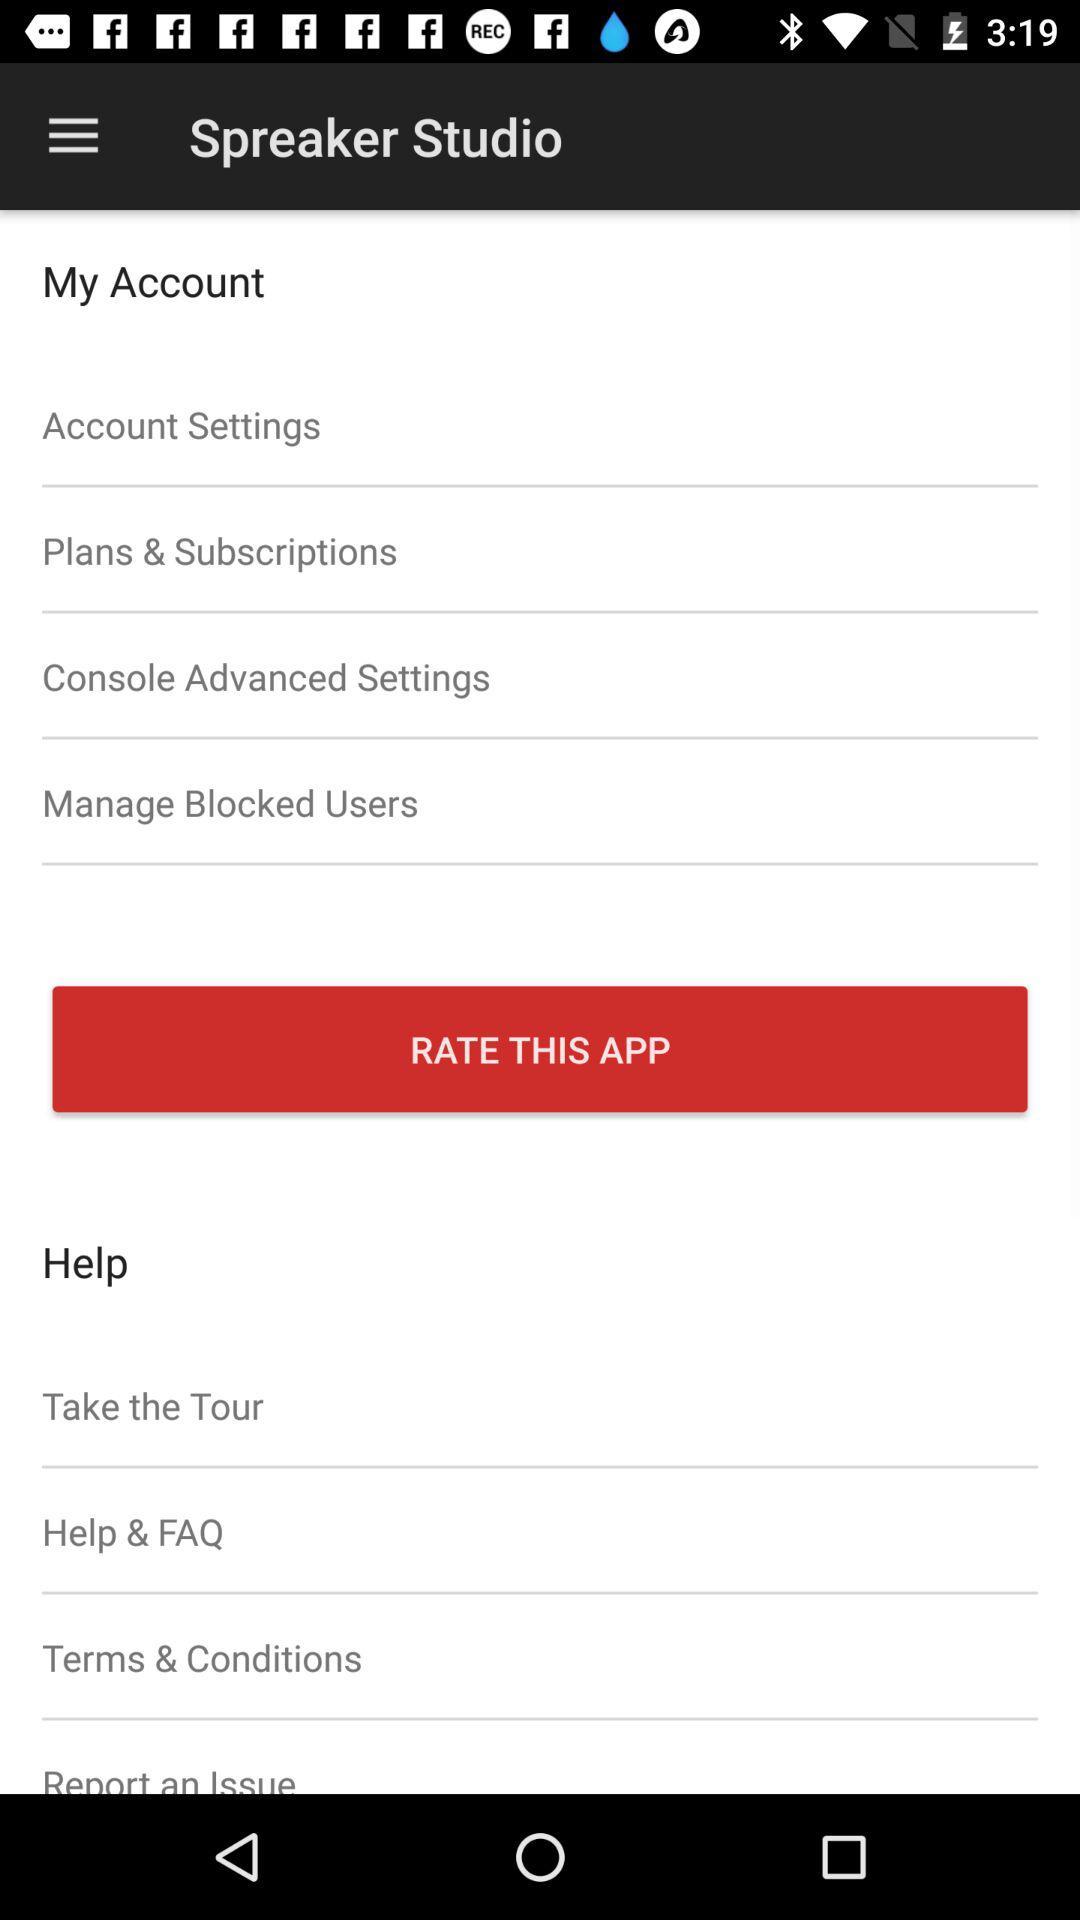 The height and width of the screenshot is (1920, 1080). What do you see at coordinates (540, 1404) in the screenshot?
I see `icon above help & faq` at bounding box center [540, 1404].